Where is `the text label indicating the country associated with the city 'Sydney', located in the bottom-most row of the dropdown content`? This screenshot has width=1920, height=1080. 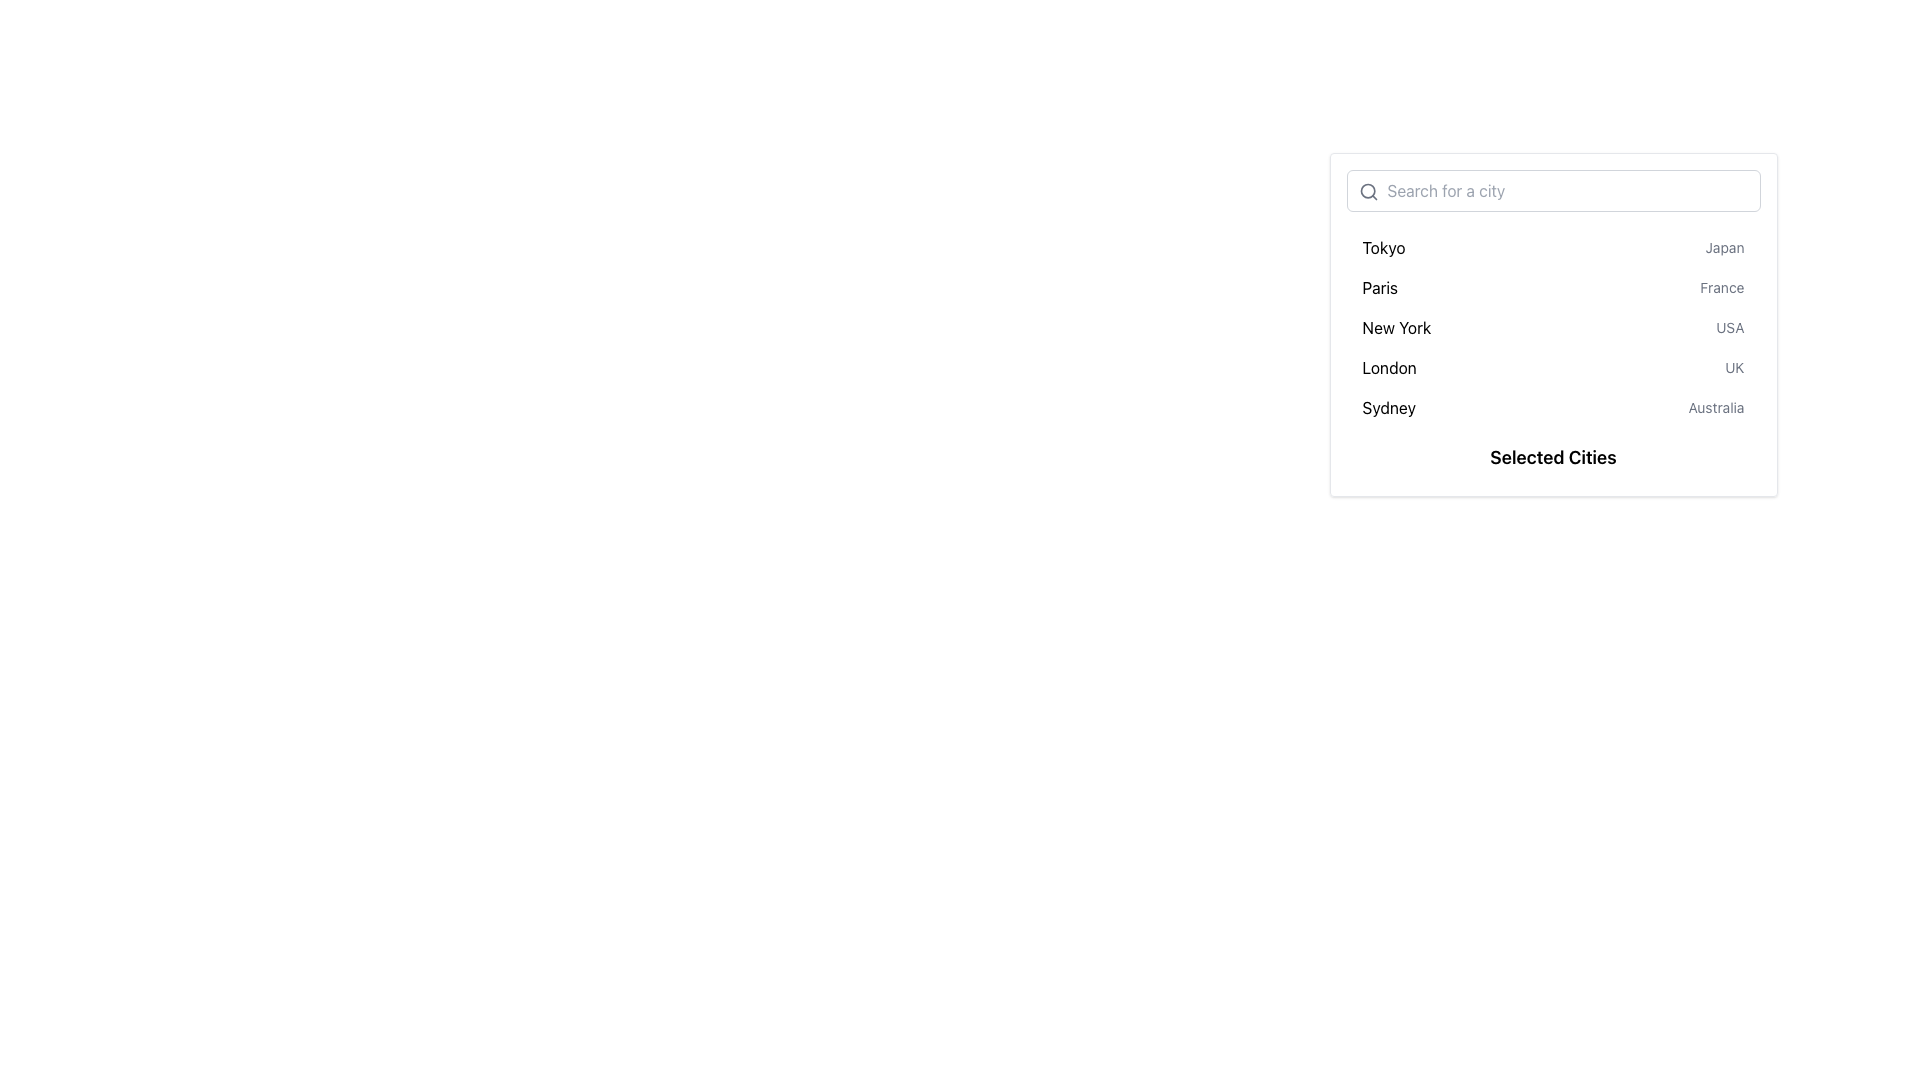
the text label indicating the country associated with the city 'Sydney', located in the bottom-most row of the dropdown content is located at coordinates (1715, 407).